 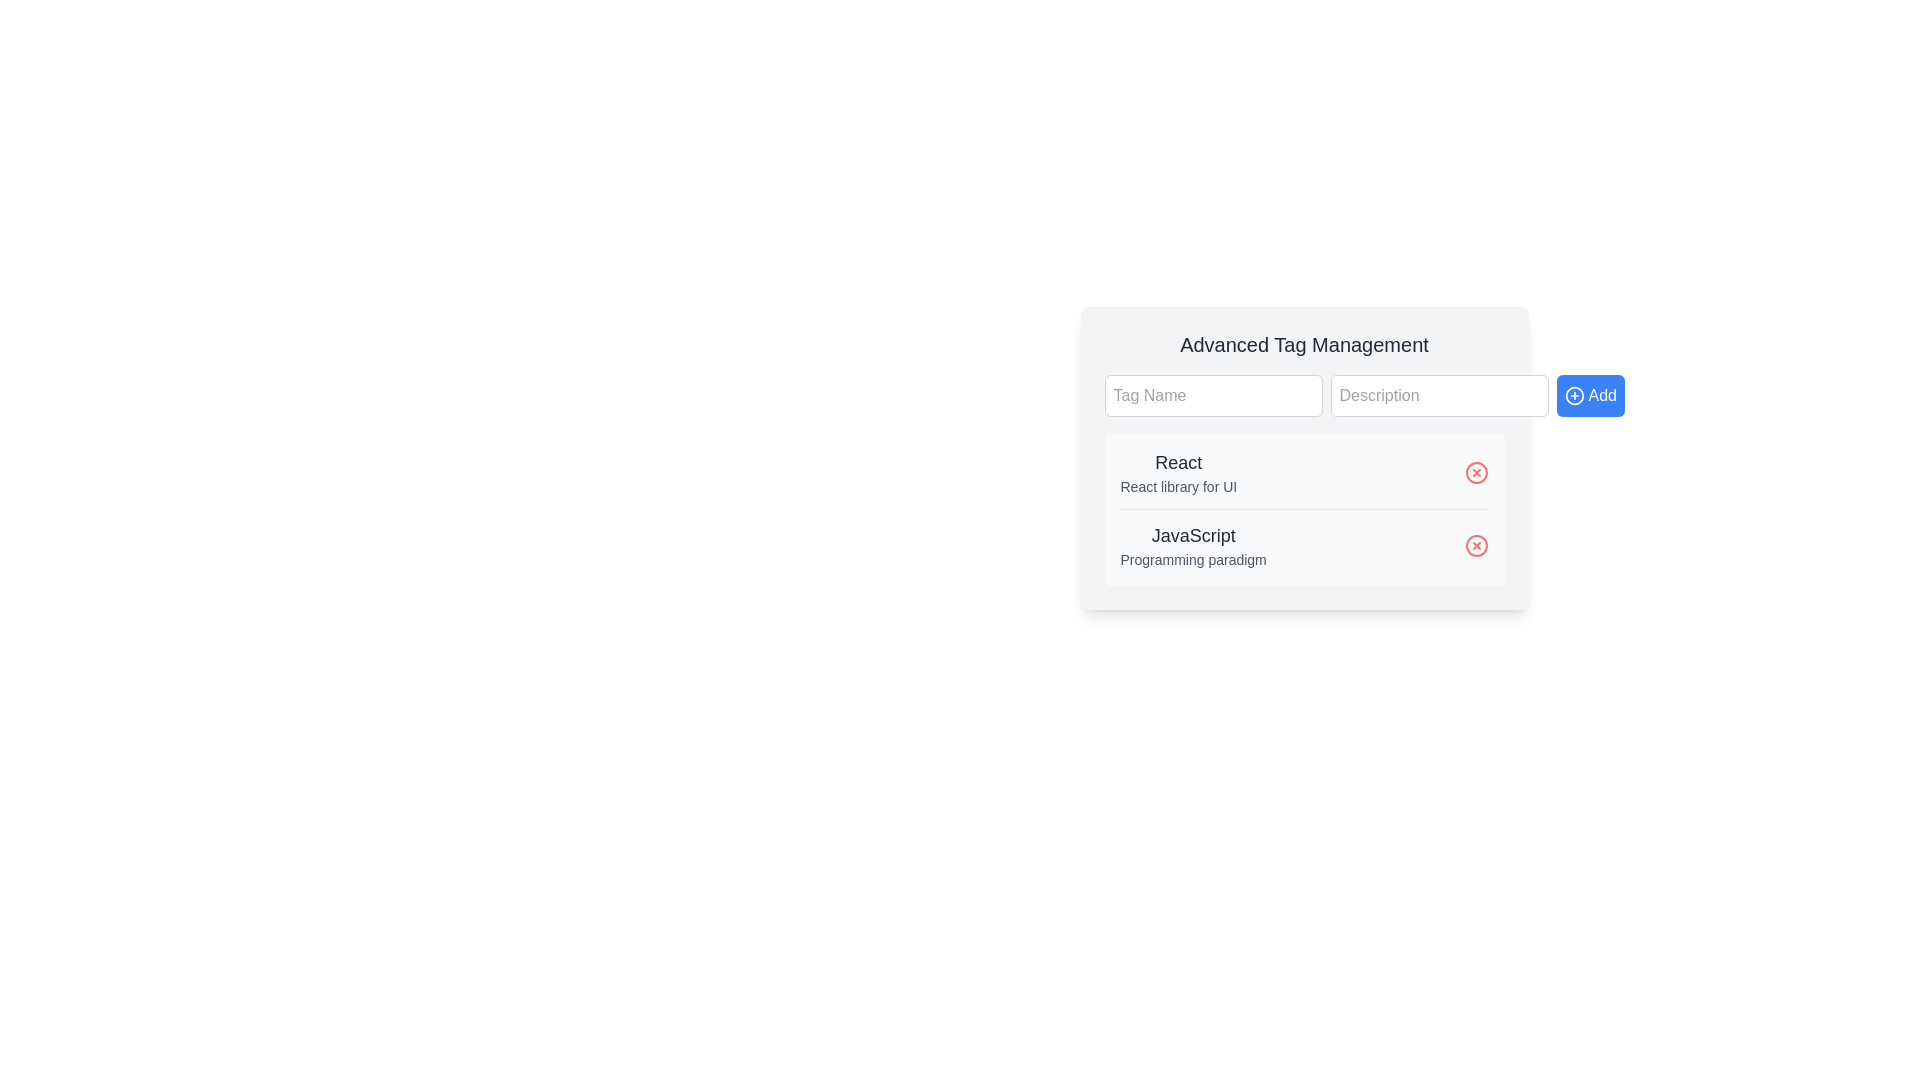 What do you see at coordinates (1178, 473) in the screenshot?
I see `the first item in the vertically stacked list under the 'Advanced Tag Management' section, which displays the name and description of the React library` at bounding box center [1178, 473].